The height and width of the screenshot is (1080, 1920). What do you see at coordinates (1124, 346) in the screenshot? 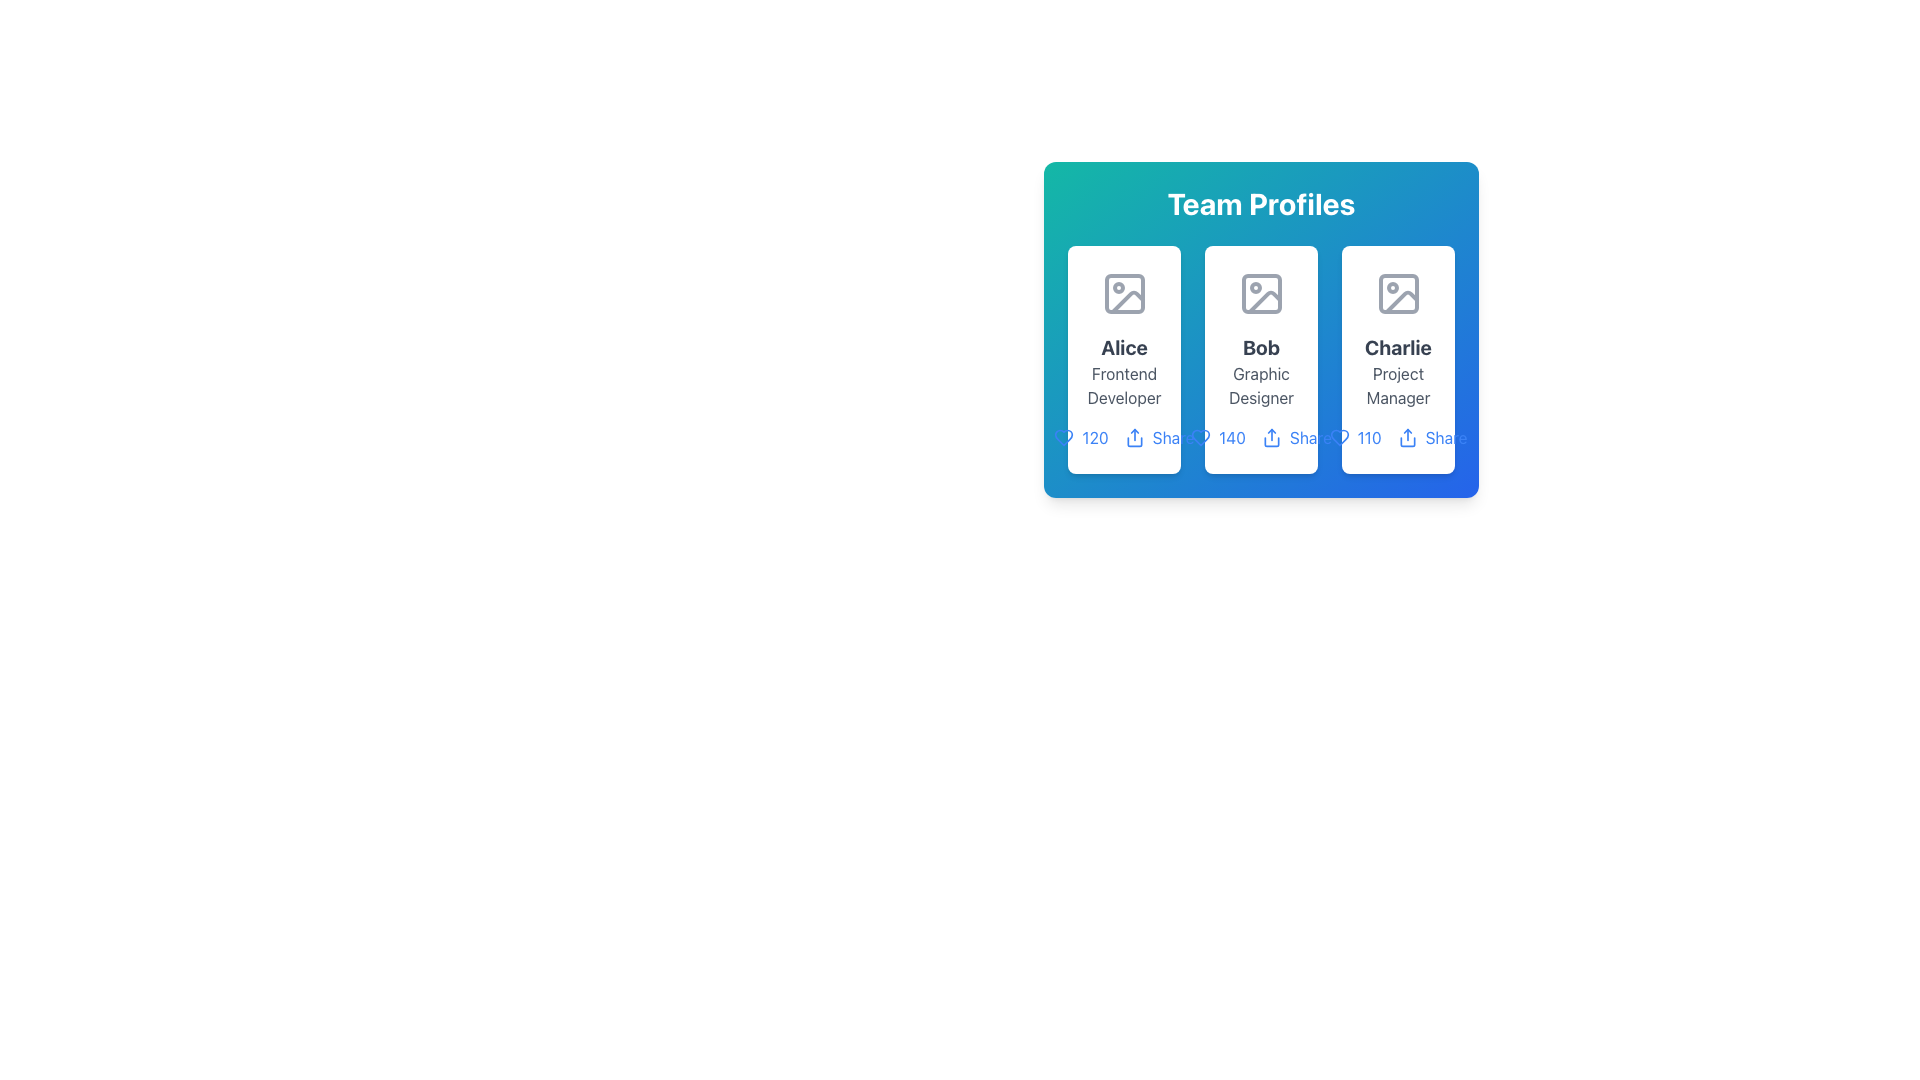
I see `the bold text label 'Alice' located in the first team profile card, which is positioned below a picture frame icon and above the subtitle 'Frontend Developer'` at bounding box center [1124, 346].